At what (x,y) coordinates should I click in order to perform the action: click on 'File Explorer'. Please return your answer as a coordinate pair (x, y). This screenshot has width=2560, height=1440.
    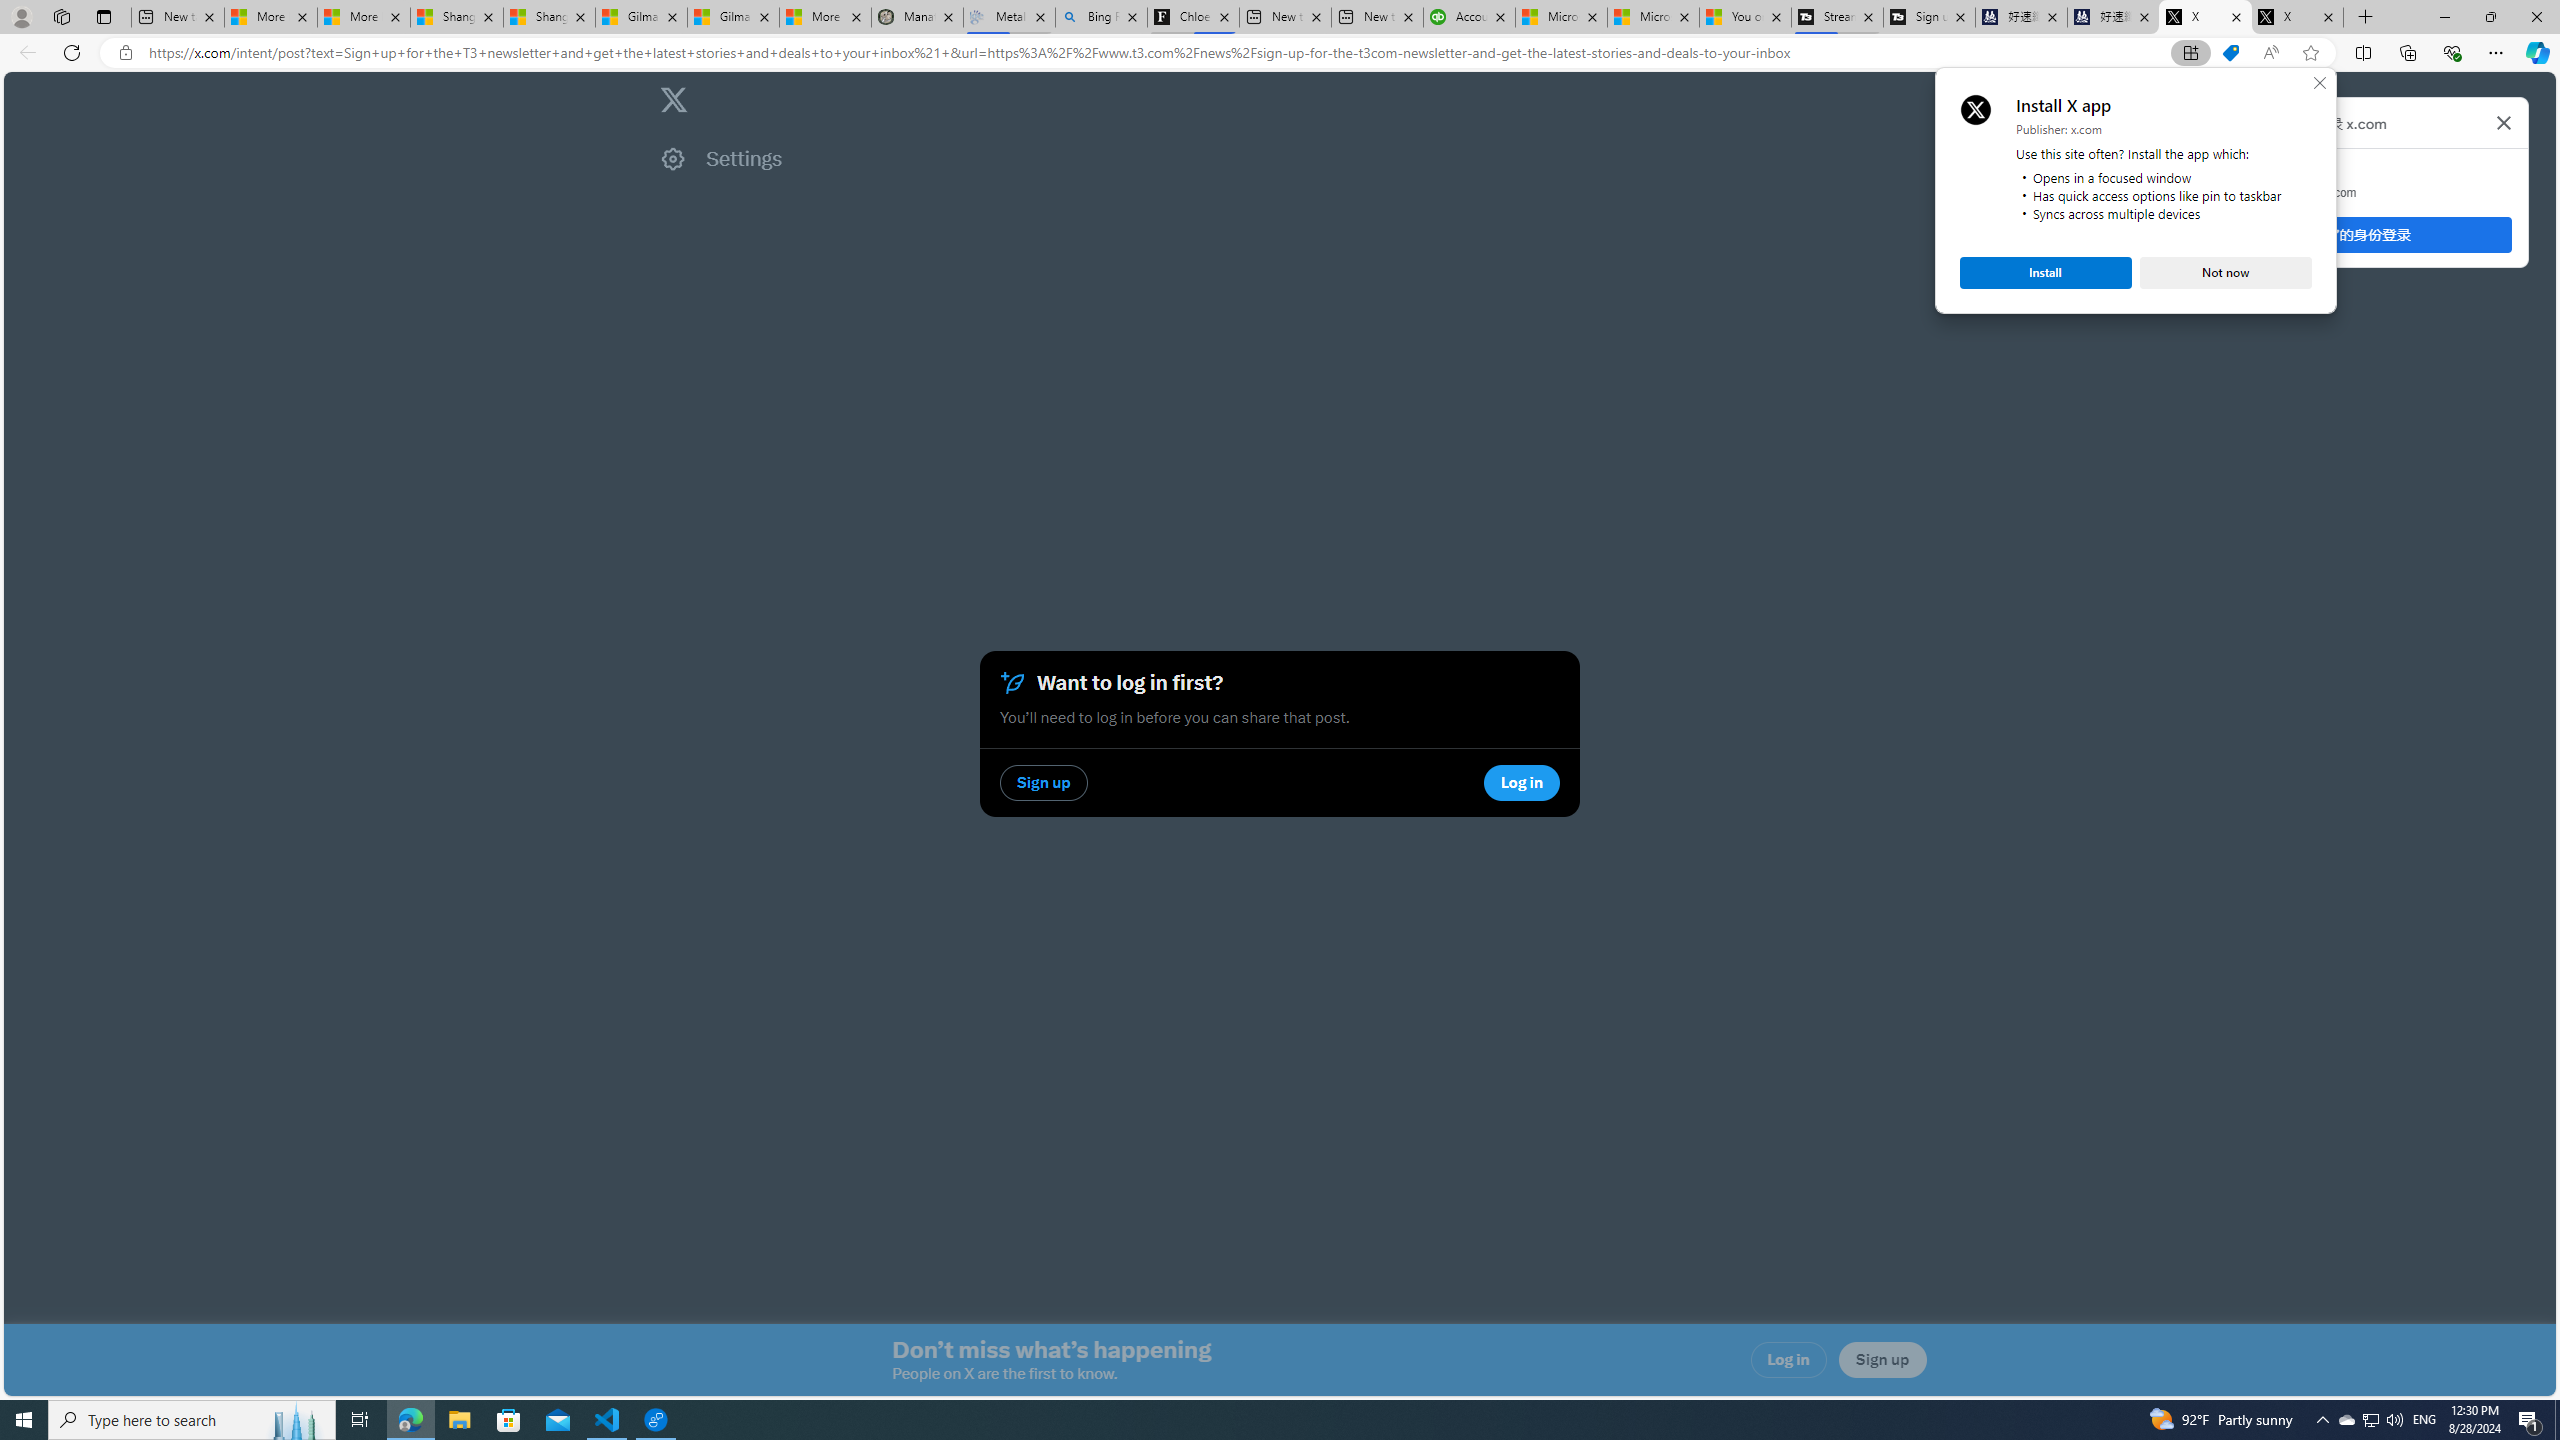
    Looking at the image, I should click on (458, 1418).